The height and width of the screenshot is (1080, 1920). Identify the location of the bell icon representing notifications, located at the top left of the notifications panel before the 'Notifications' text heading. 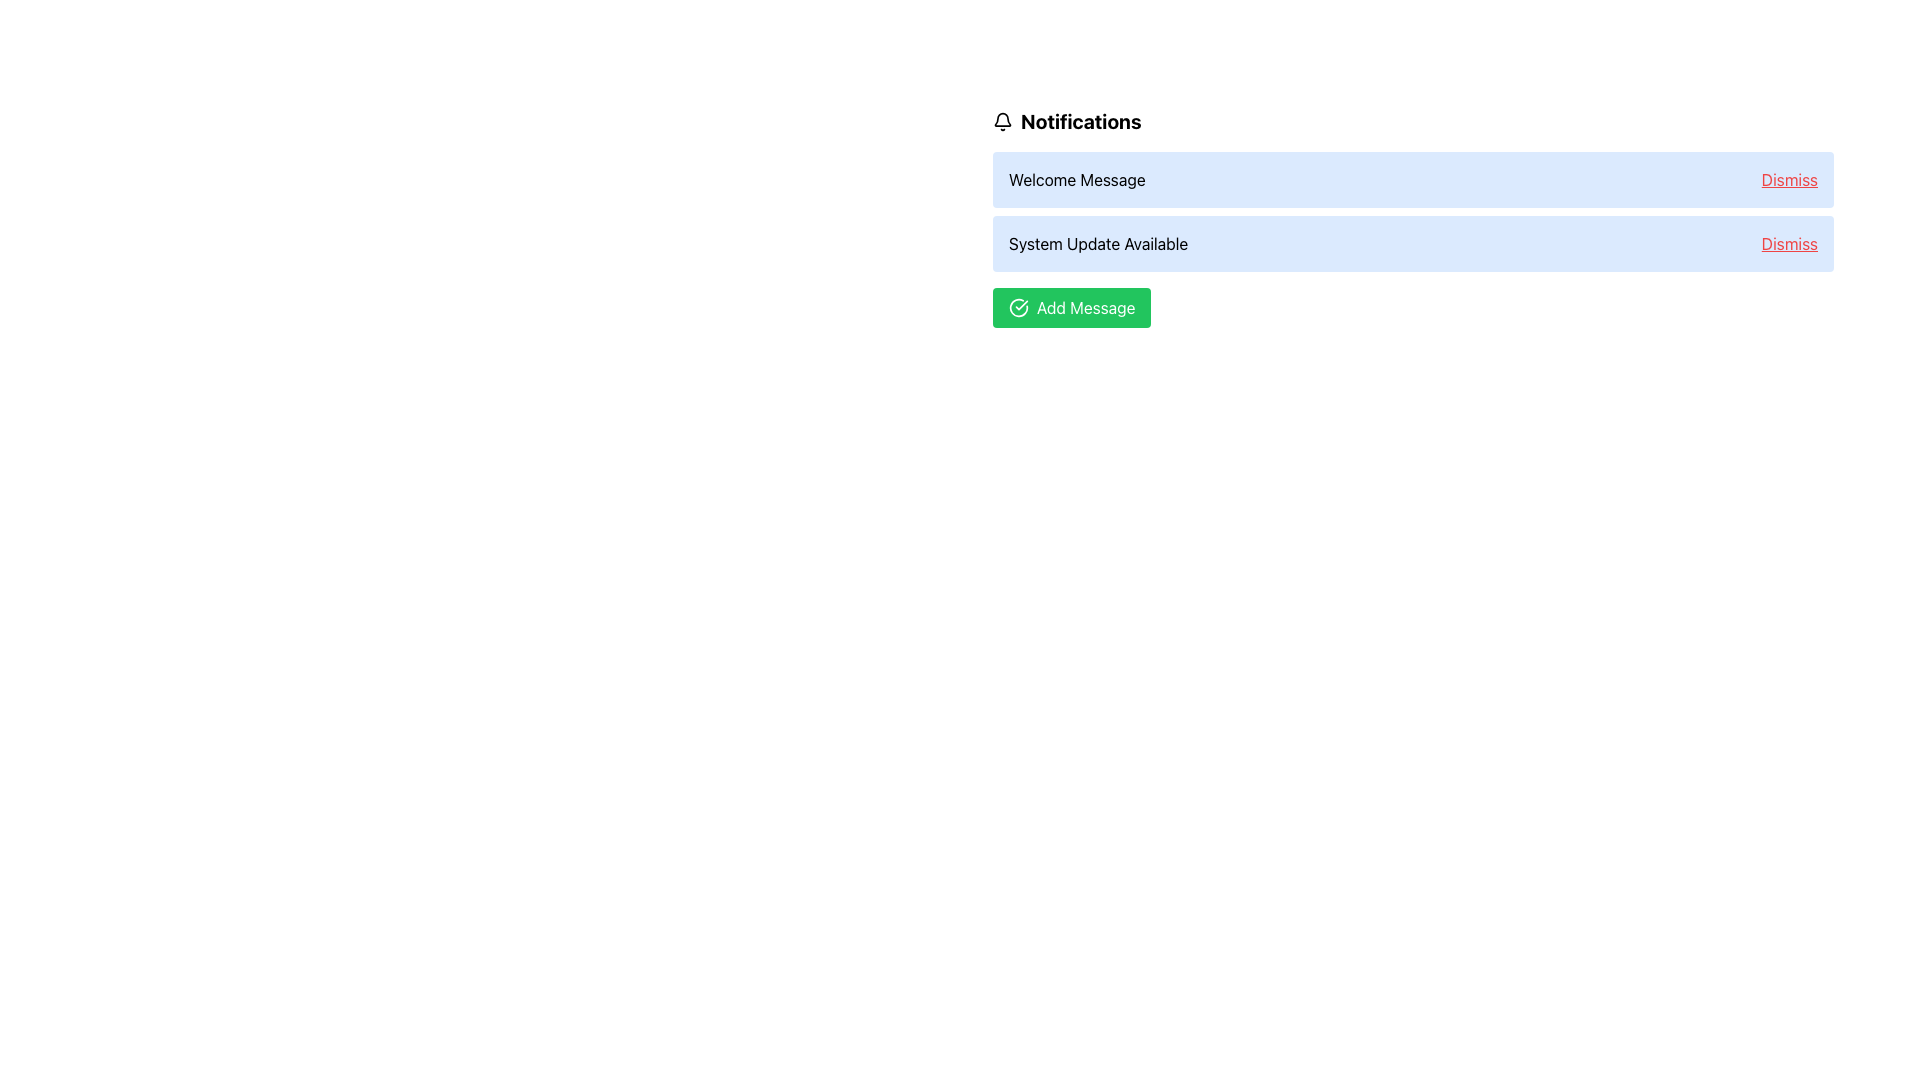
(1003, 119).